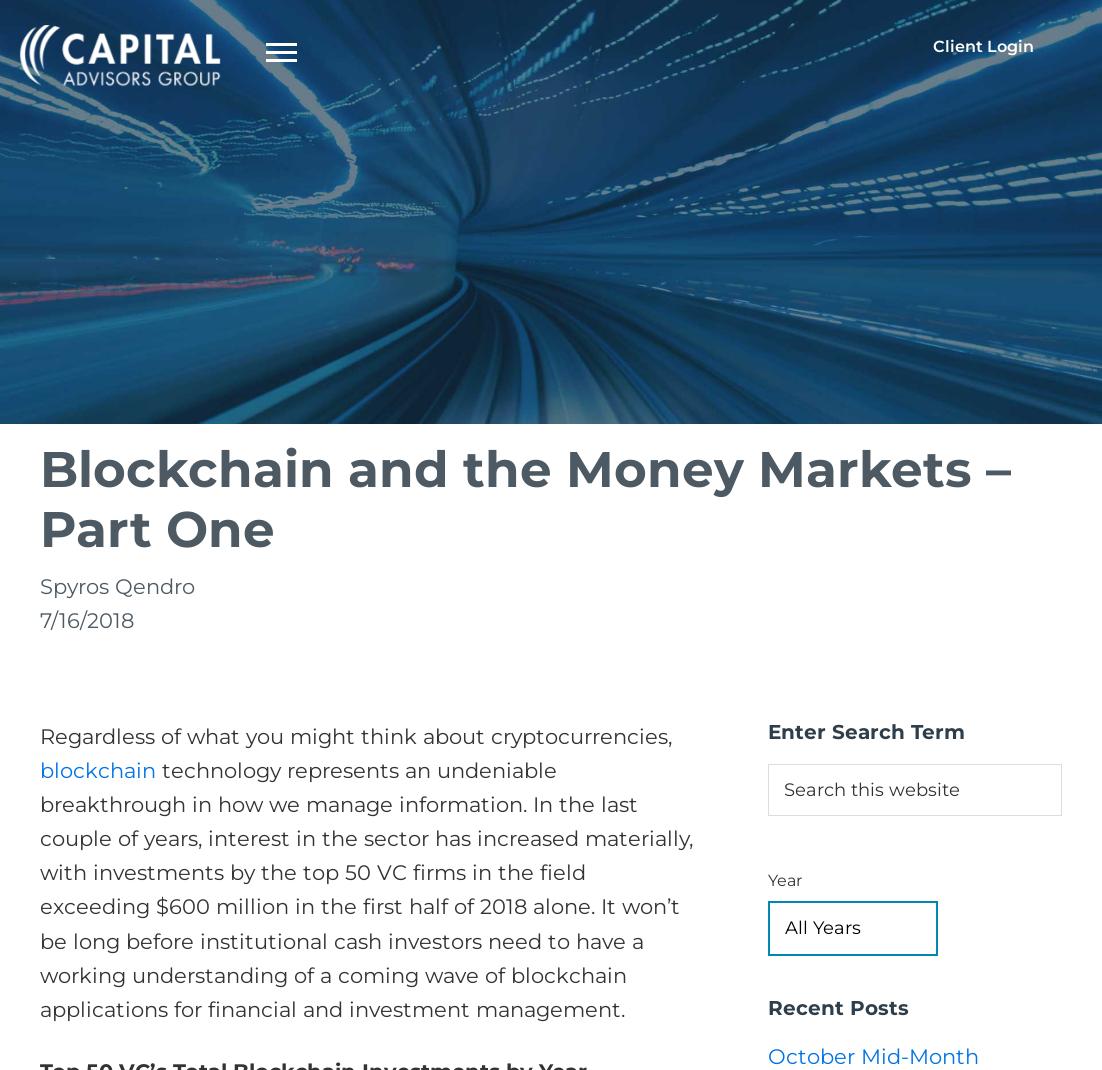 The height and width of the screenshot is (1070, 1102). I want to click on 'Client Login', so click(982, 45).